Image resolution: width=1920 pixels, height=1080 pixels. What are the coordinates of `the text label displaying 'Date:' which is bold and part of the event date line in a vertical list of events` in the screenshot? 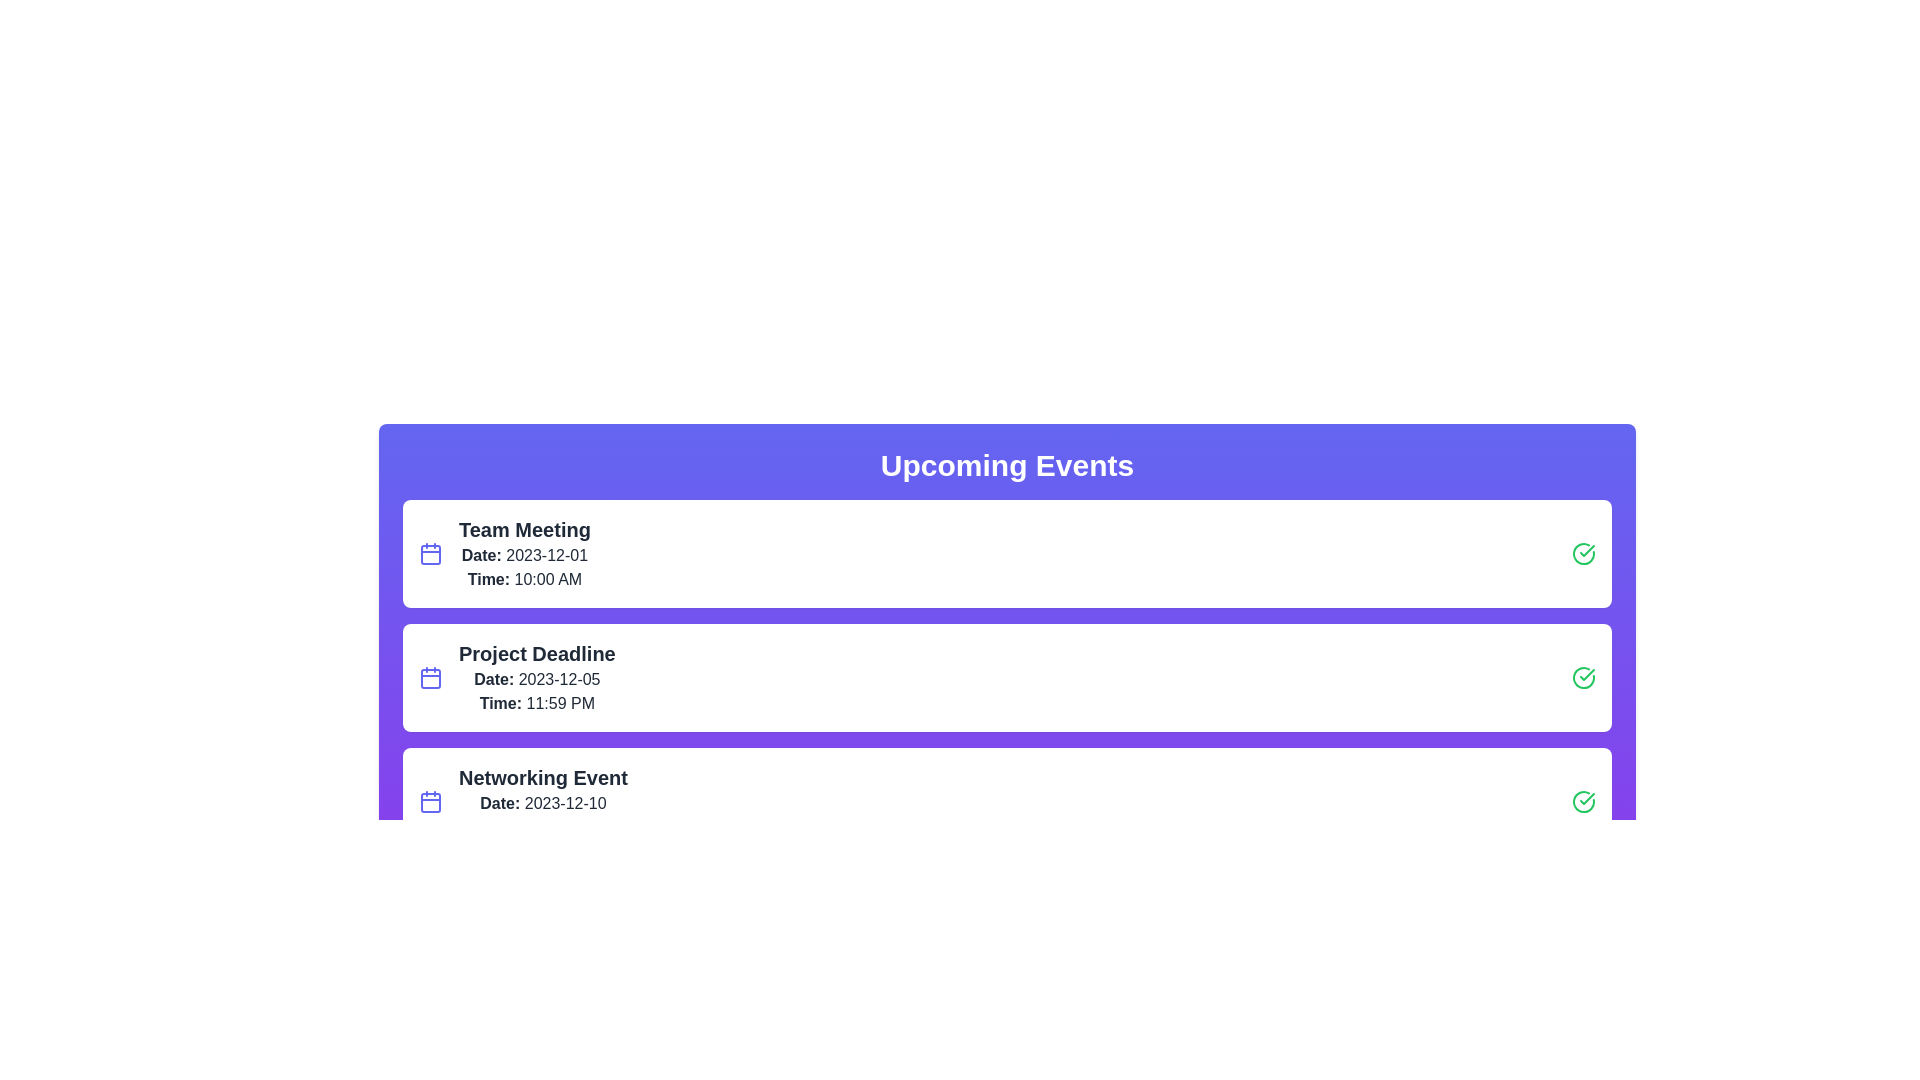 It's located at (500, 802).